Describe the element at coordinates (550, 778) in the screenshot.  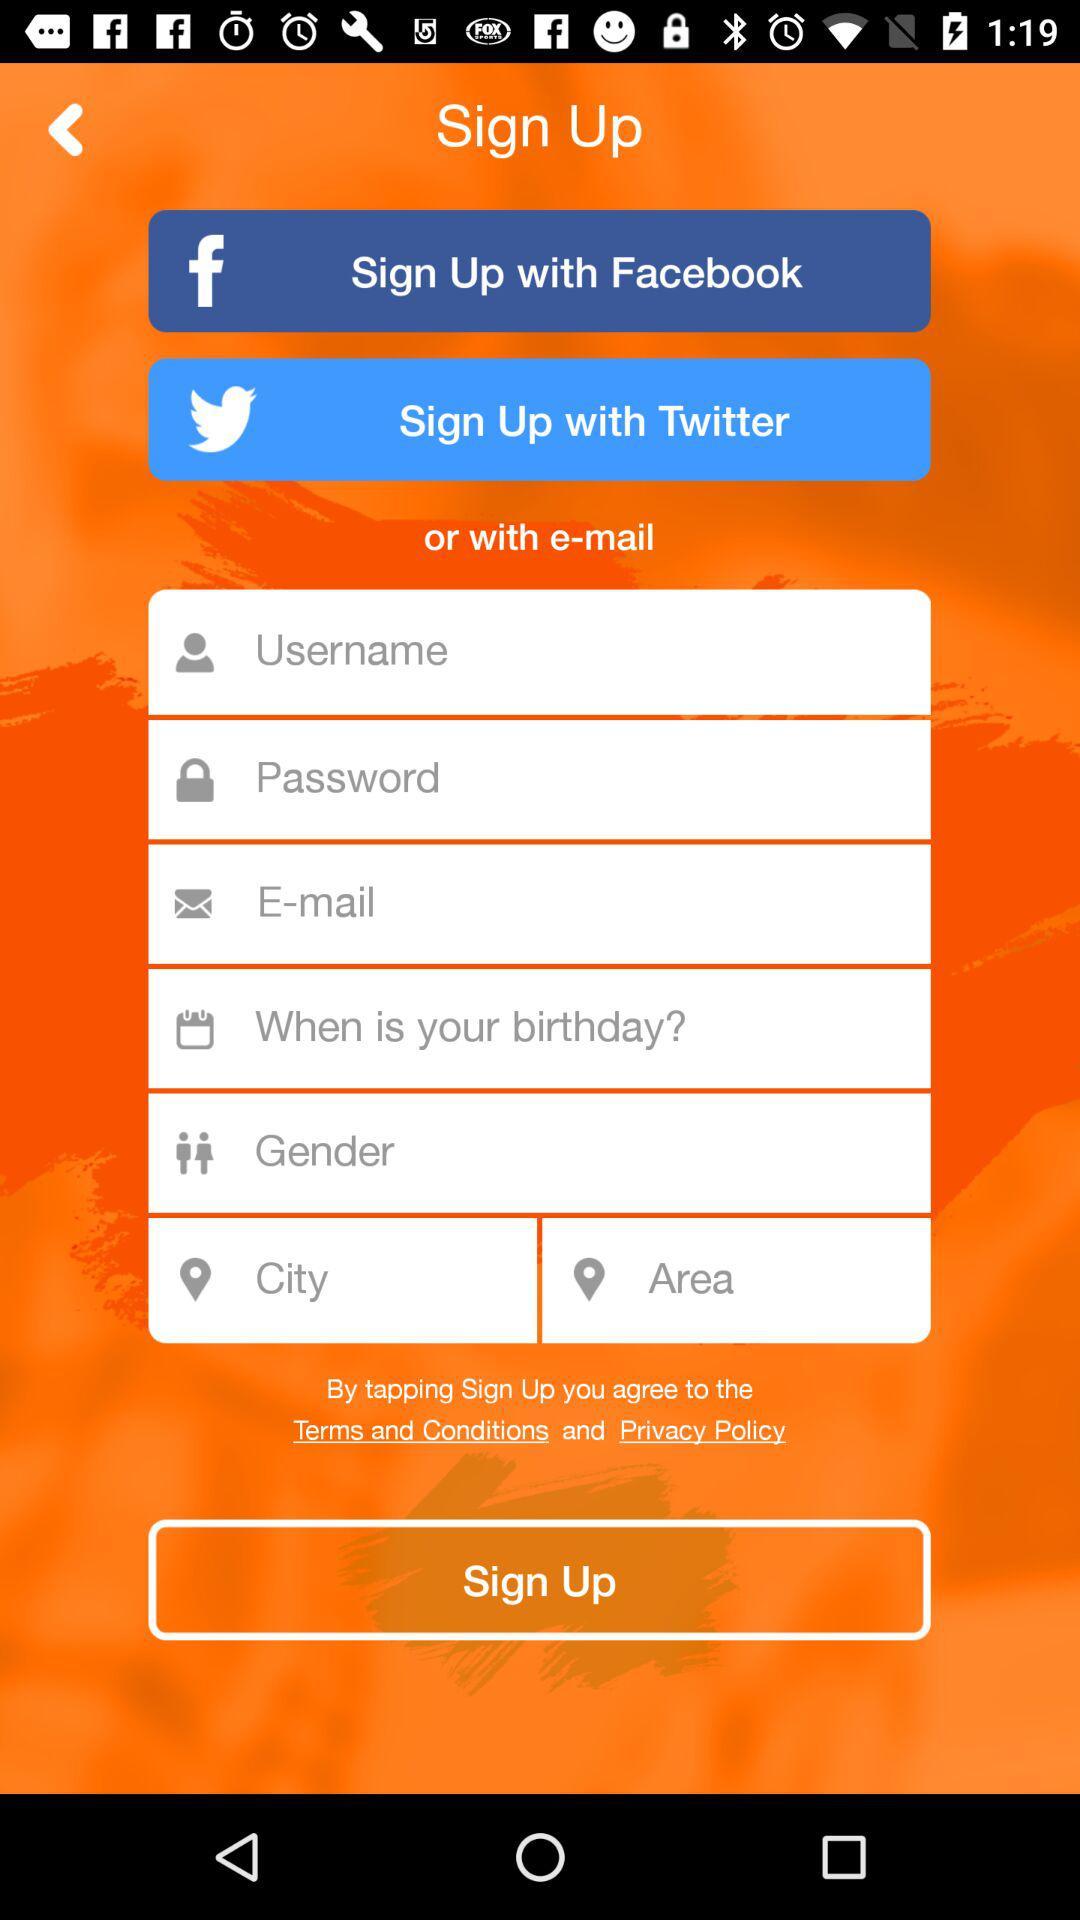
I see `your password` at that location.